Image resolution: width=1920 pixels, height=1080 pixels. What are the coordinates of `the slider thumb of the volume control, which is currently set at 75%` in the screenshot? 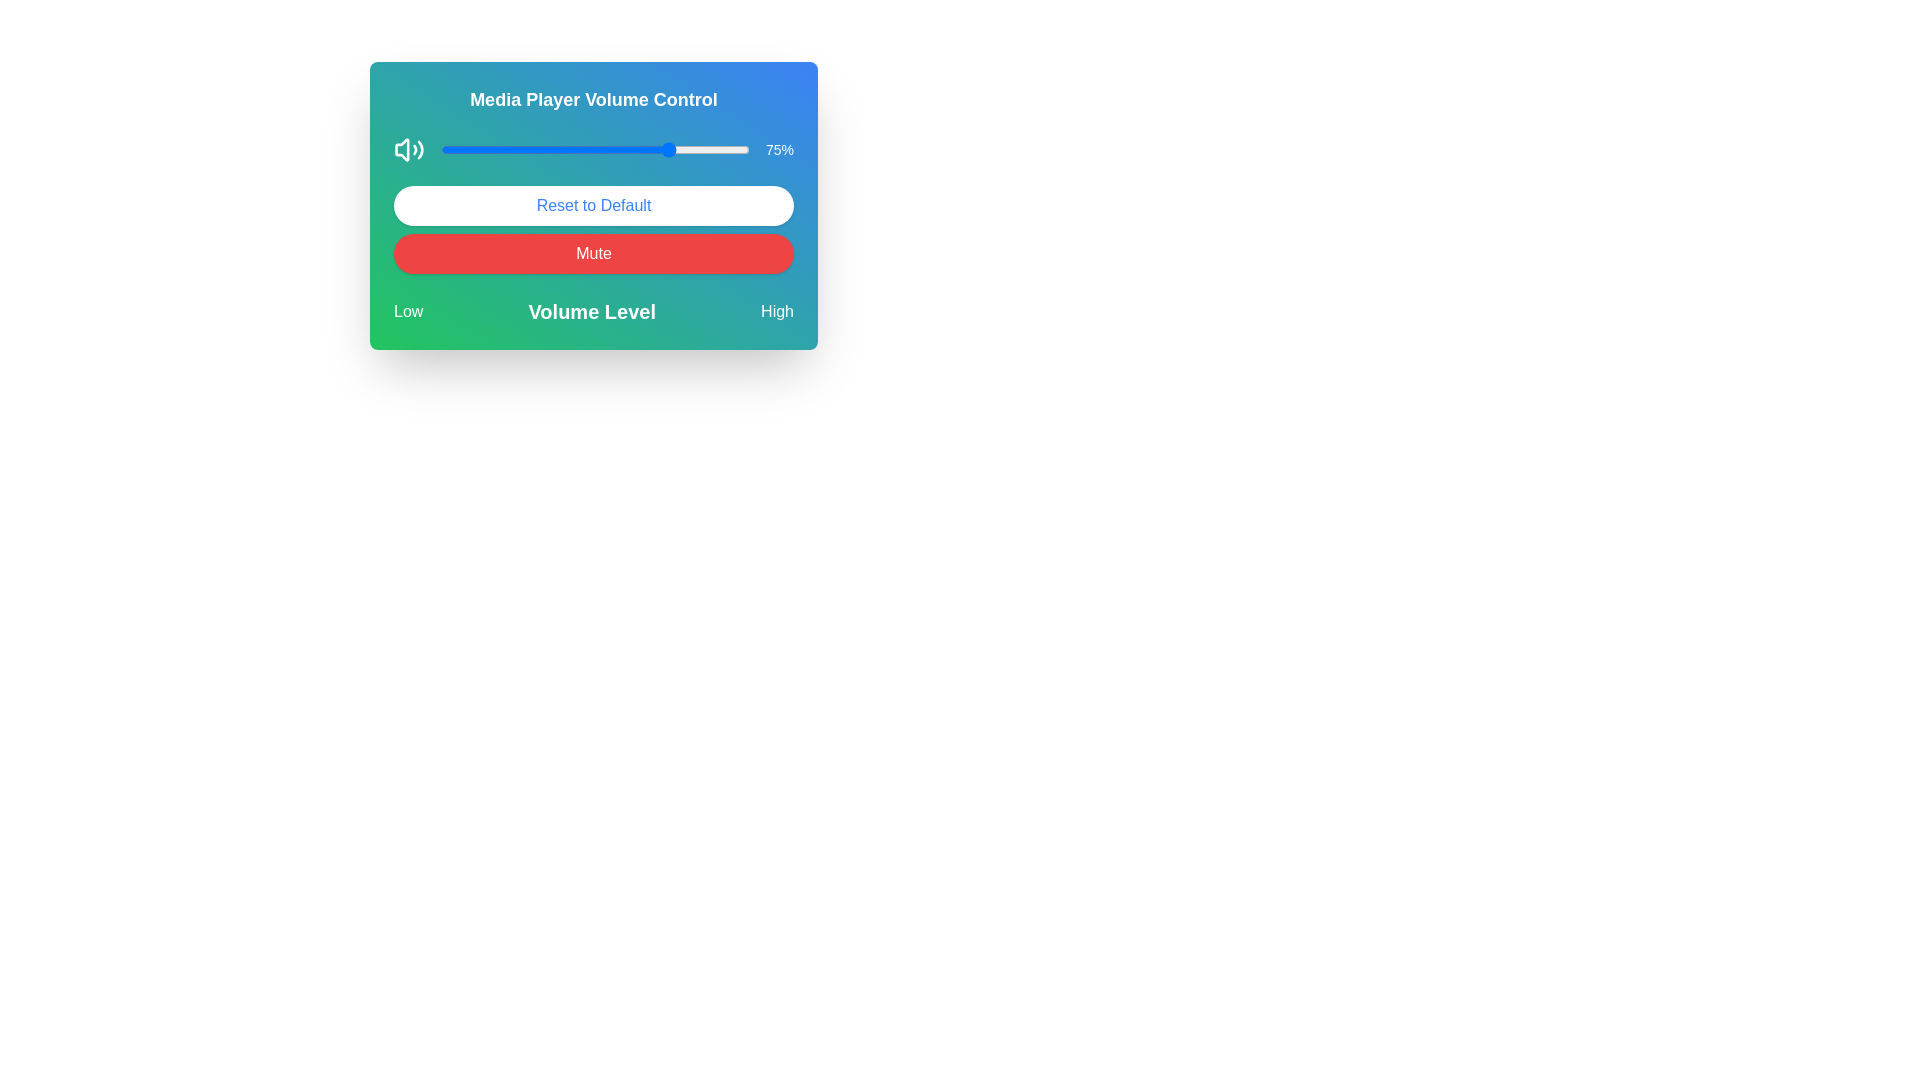 It's located at (594, 149).